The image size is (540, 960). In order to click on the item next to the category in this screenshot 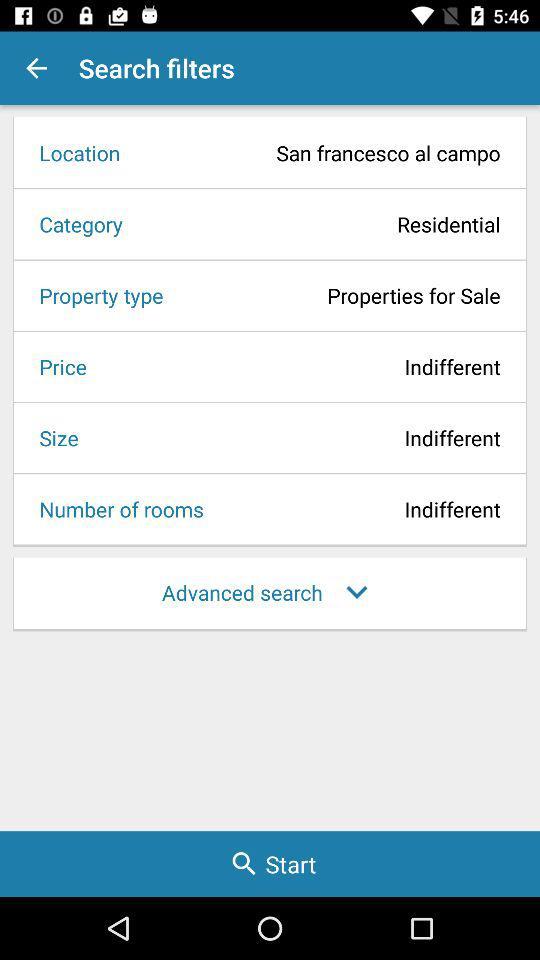, I will do `click(318, 224)`.